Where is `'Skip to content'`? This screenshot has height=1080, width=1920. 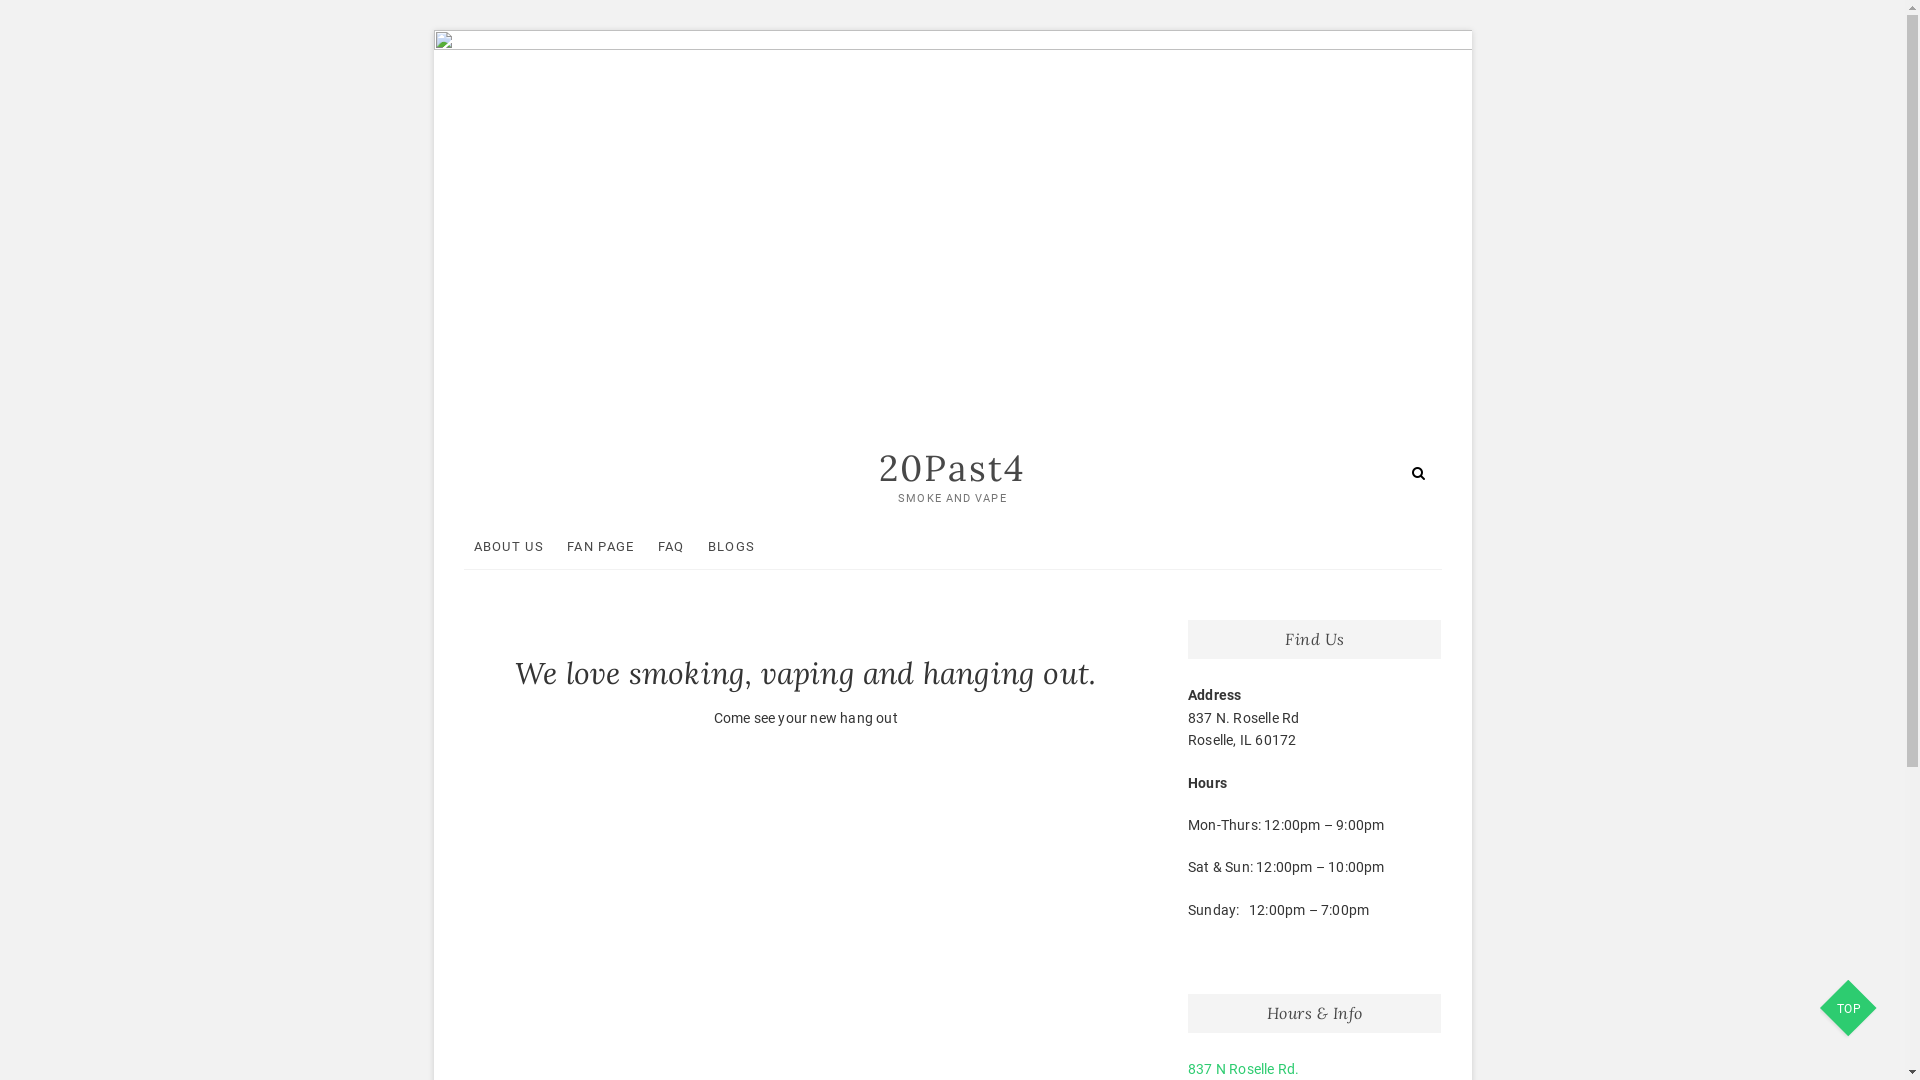 'Skip to content' is located at coordinates (433, 30).